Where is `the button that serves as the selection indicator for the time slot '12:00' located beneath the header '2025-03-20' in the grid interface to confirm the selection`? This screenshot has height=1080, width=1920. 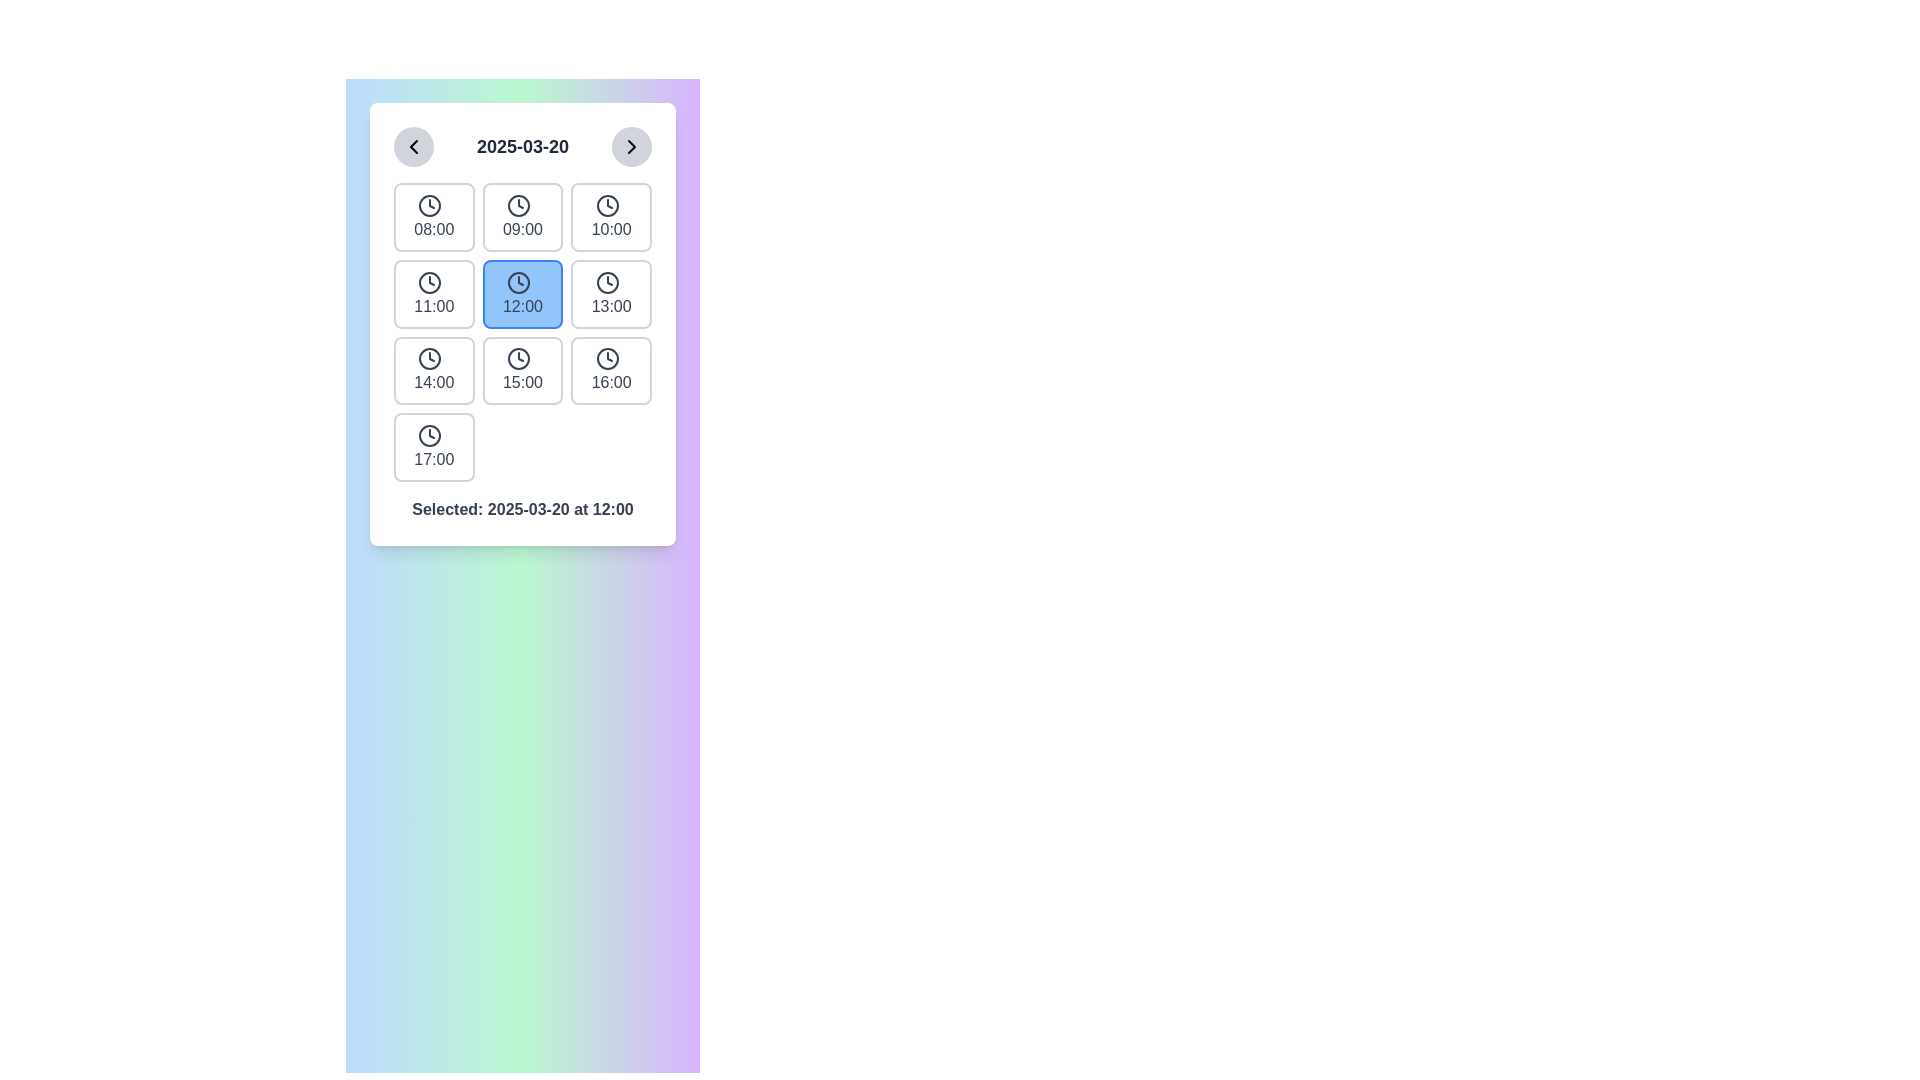
the button that serves as the selection indicator for the time slot '12:00' located beneath the header '2025-03-20' in the grid interface to confirm the selection is located at coordinates (523, 323).